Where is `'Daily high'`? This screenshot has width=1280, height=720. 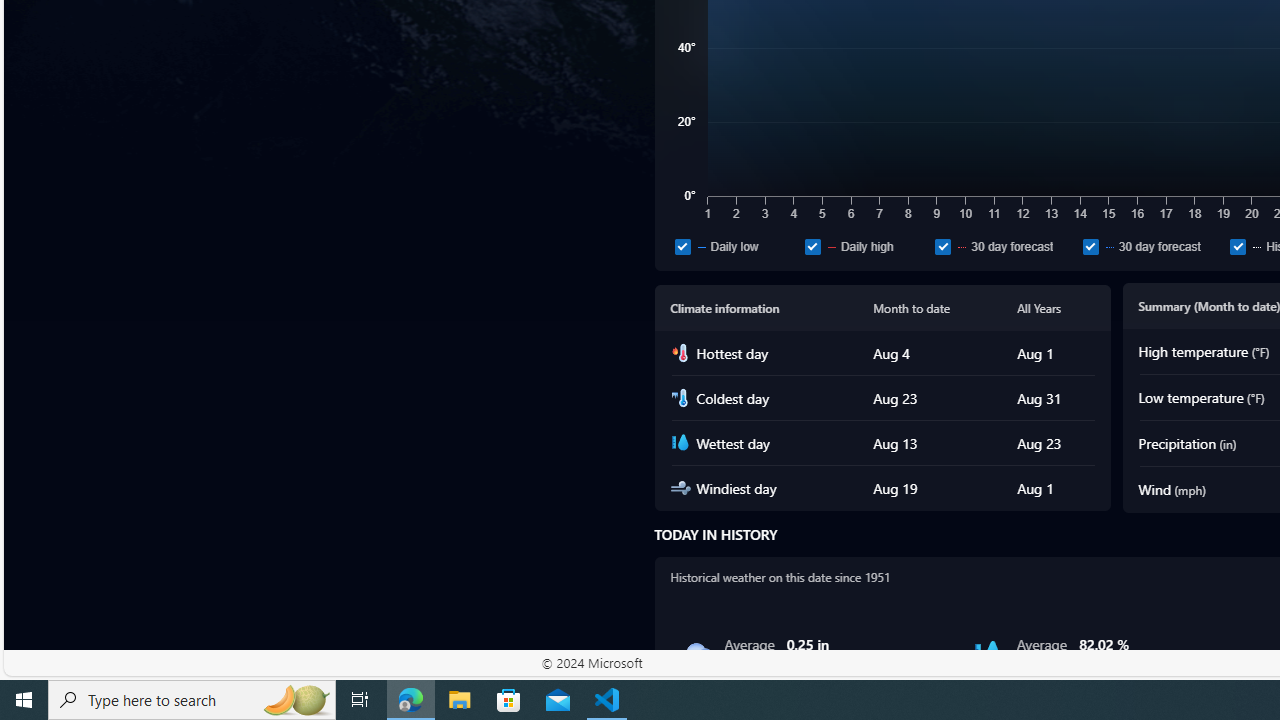 'Daily high' is located at coordinates (865, 245).